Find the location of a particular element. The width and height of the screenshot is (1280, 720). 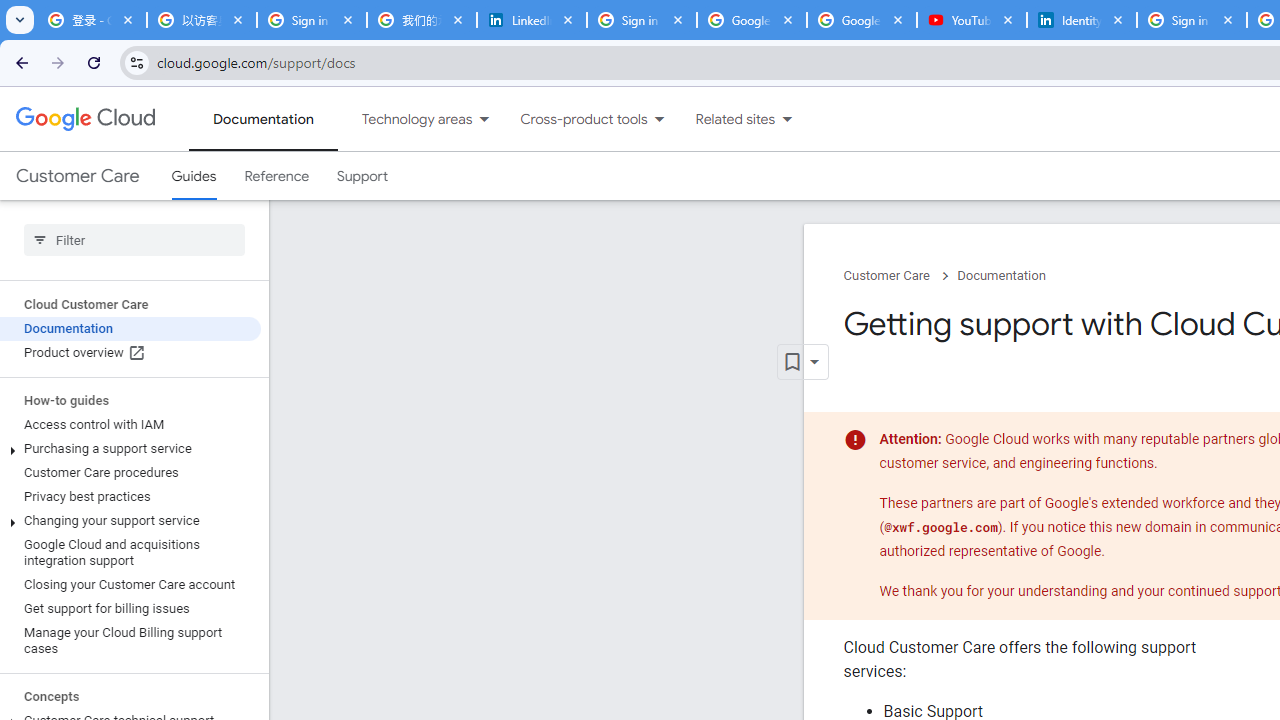

'Google Cloud' is located at coordinates (84, 119).